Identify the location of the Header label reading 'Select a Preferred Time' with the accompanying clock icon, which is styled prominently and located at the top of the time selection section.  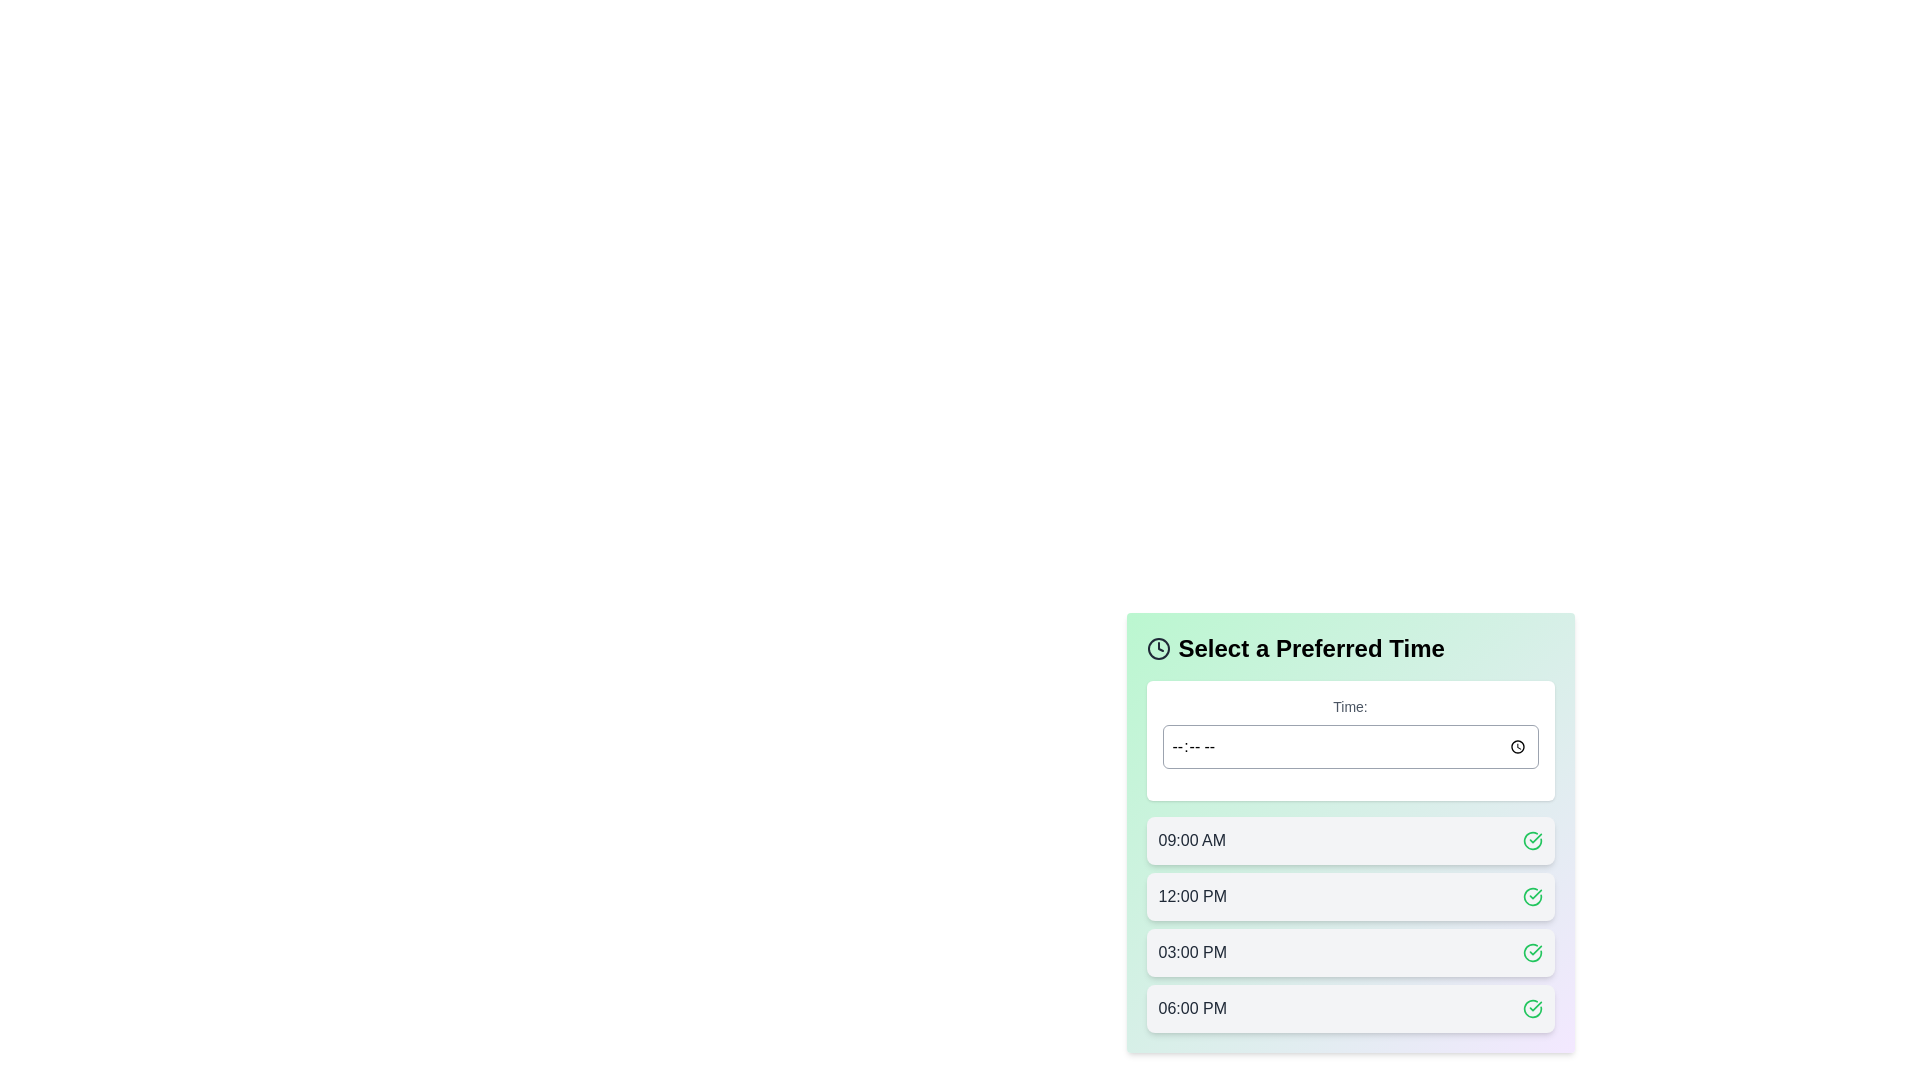
(1350, 648).